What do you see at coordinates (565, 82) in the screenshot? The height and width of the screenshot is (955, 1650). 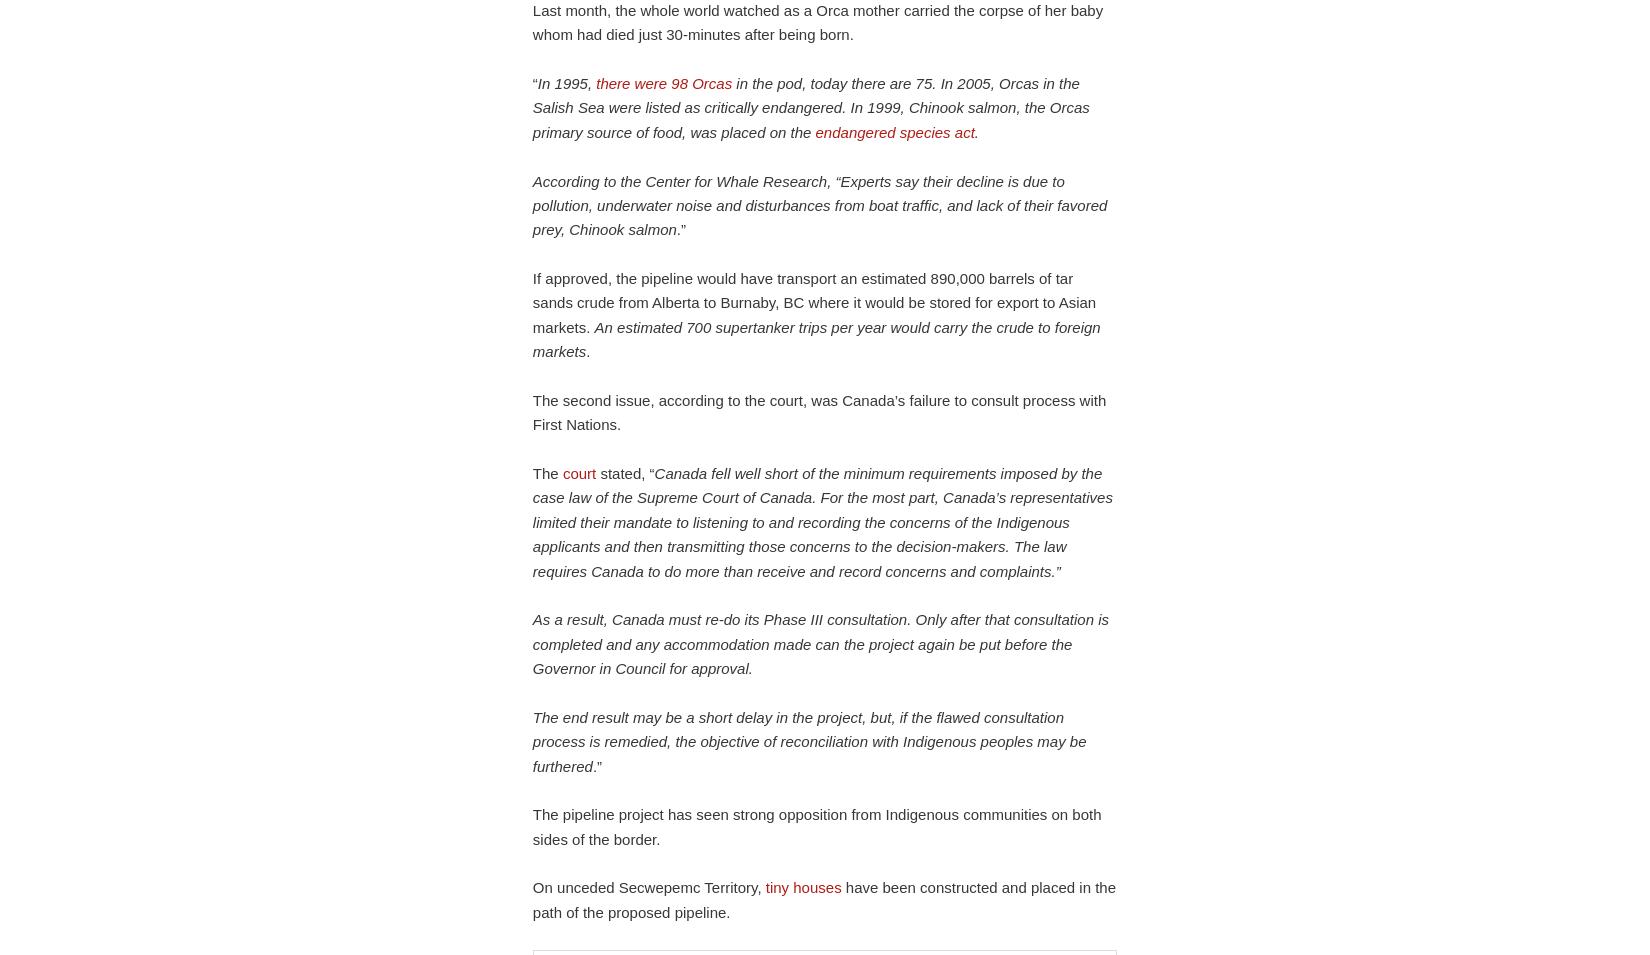 I see `'In 1995,'` at bounding box center [565, 82].